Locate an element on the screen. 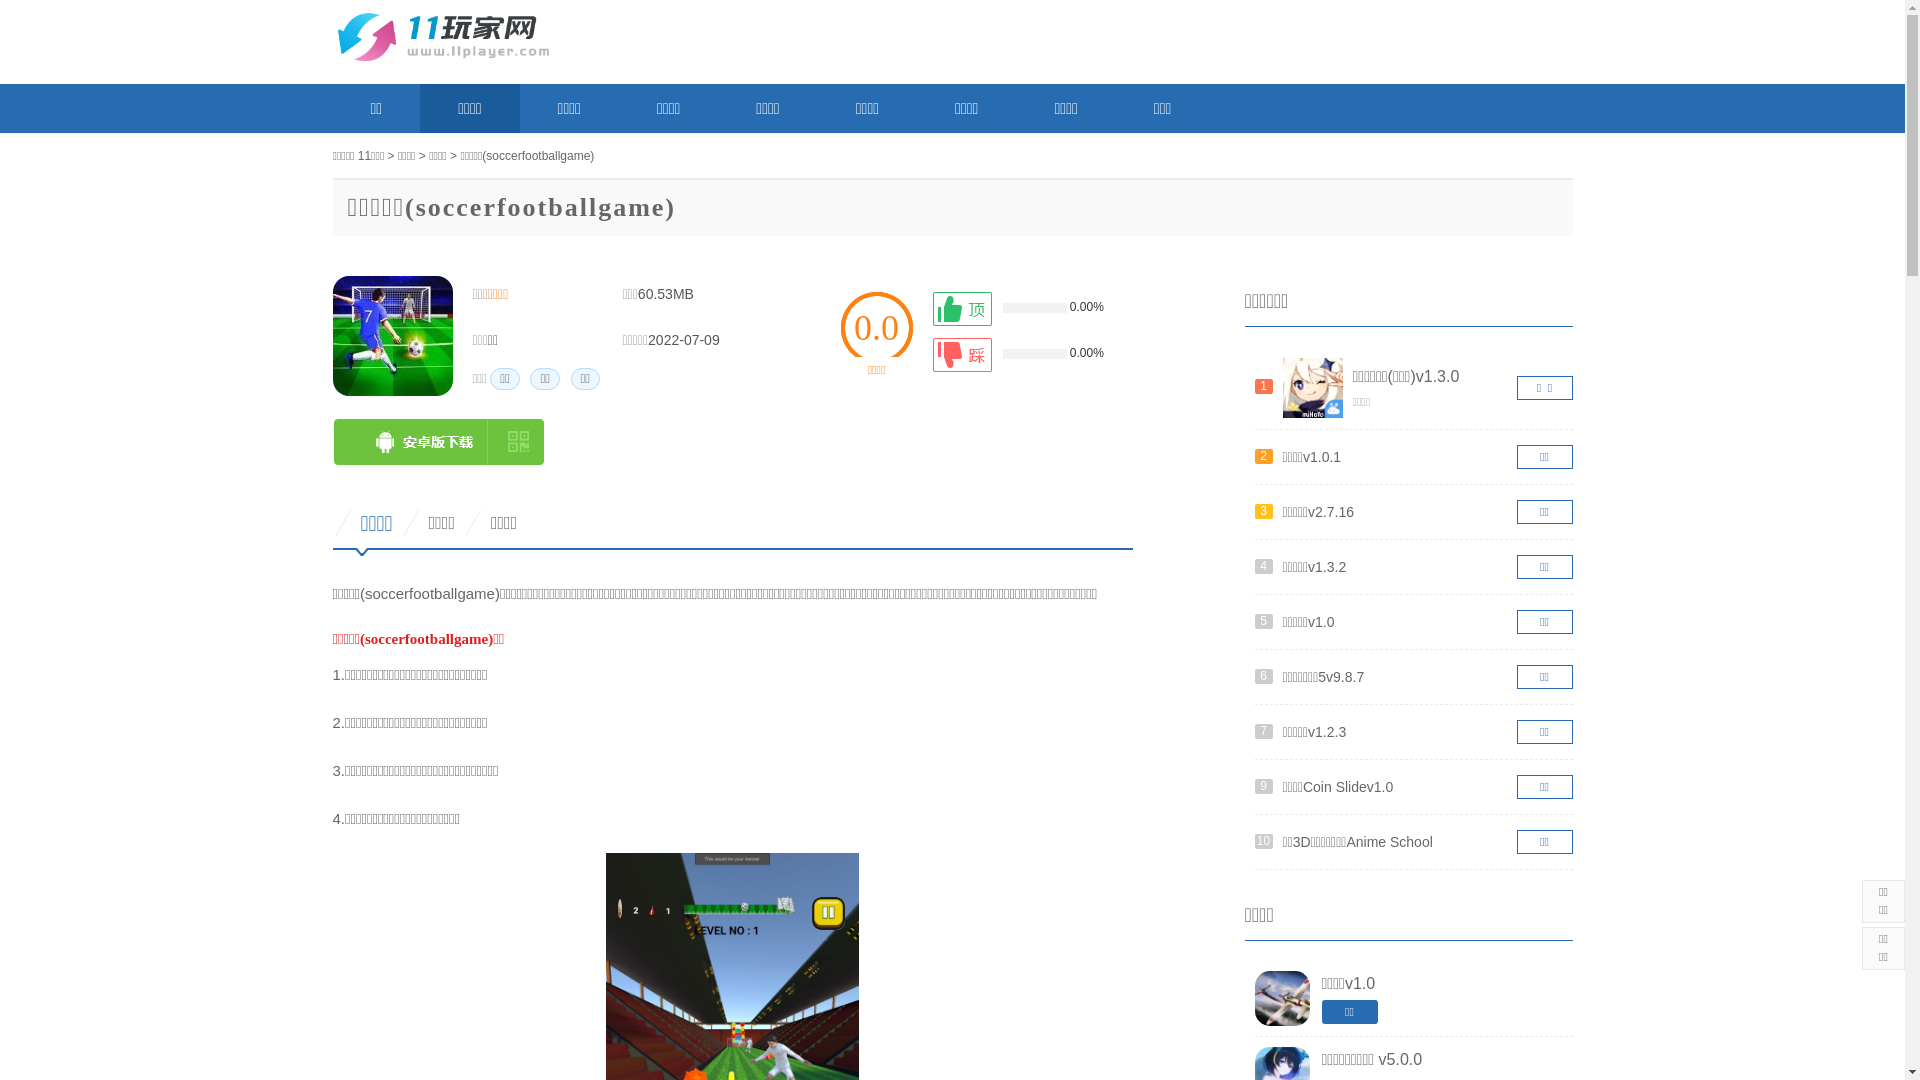  '0.00%' is located at coordinates (1027, 353).